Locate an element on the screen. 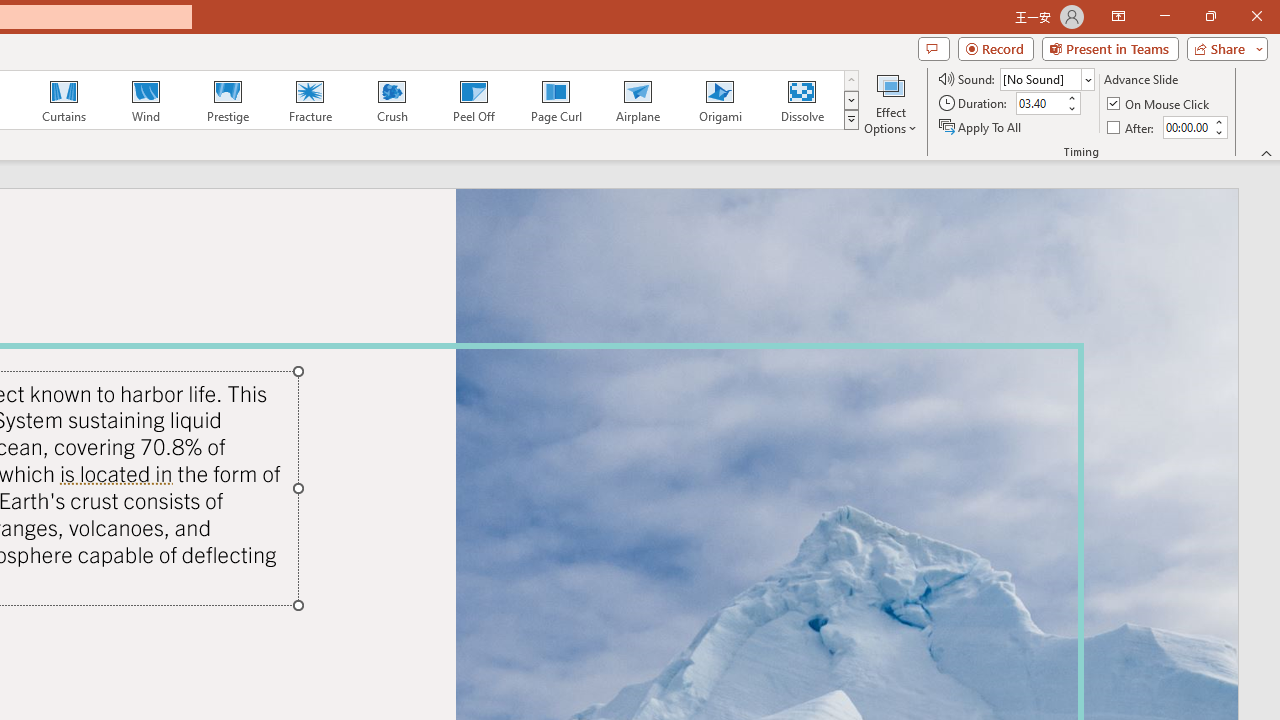 The image size is (1280, 720). 'Apply To All' is located at coordinates (981, 127).